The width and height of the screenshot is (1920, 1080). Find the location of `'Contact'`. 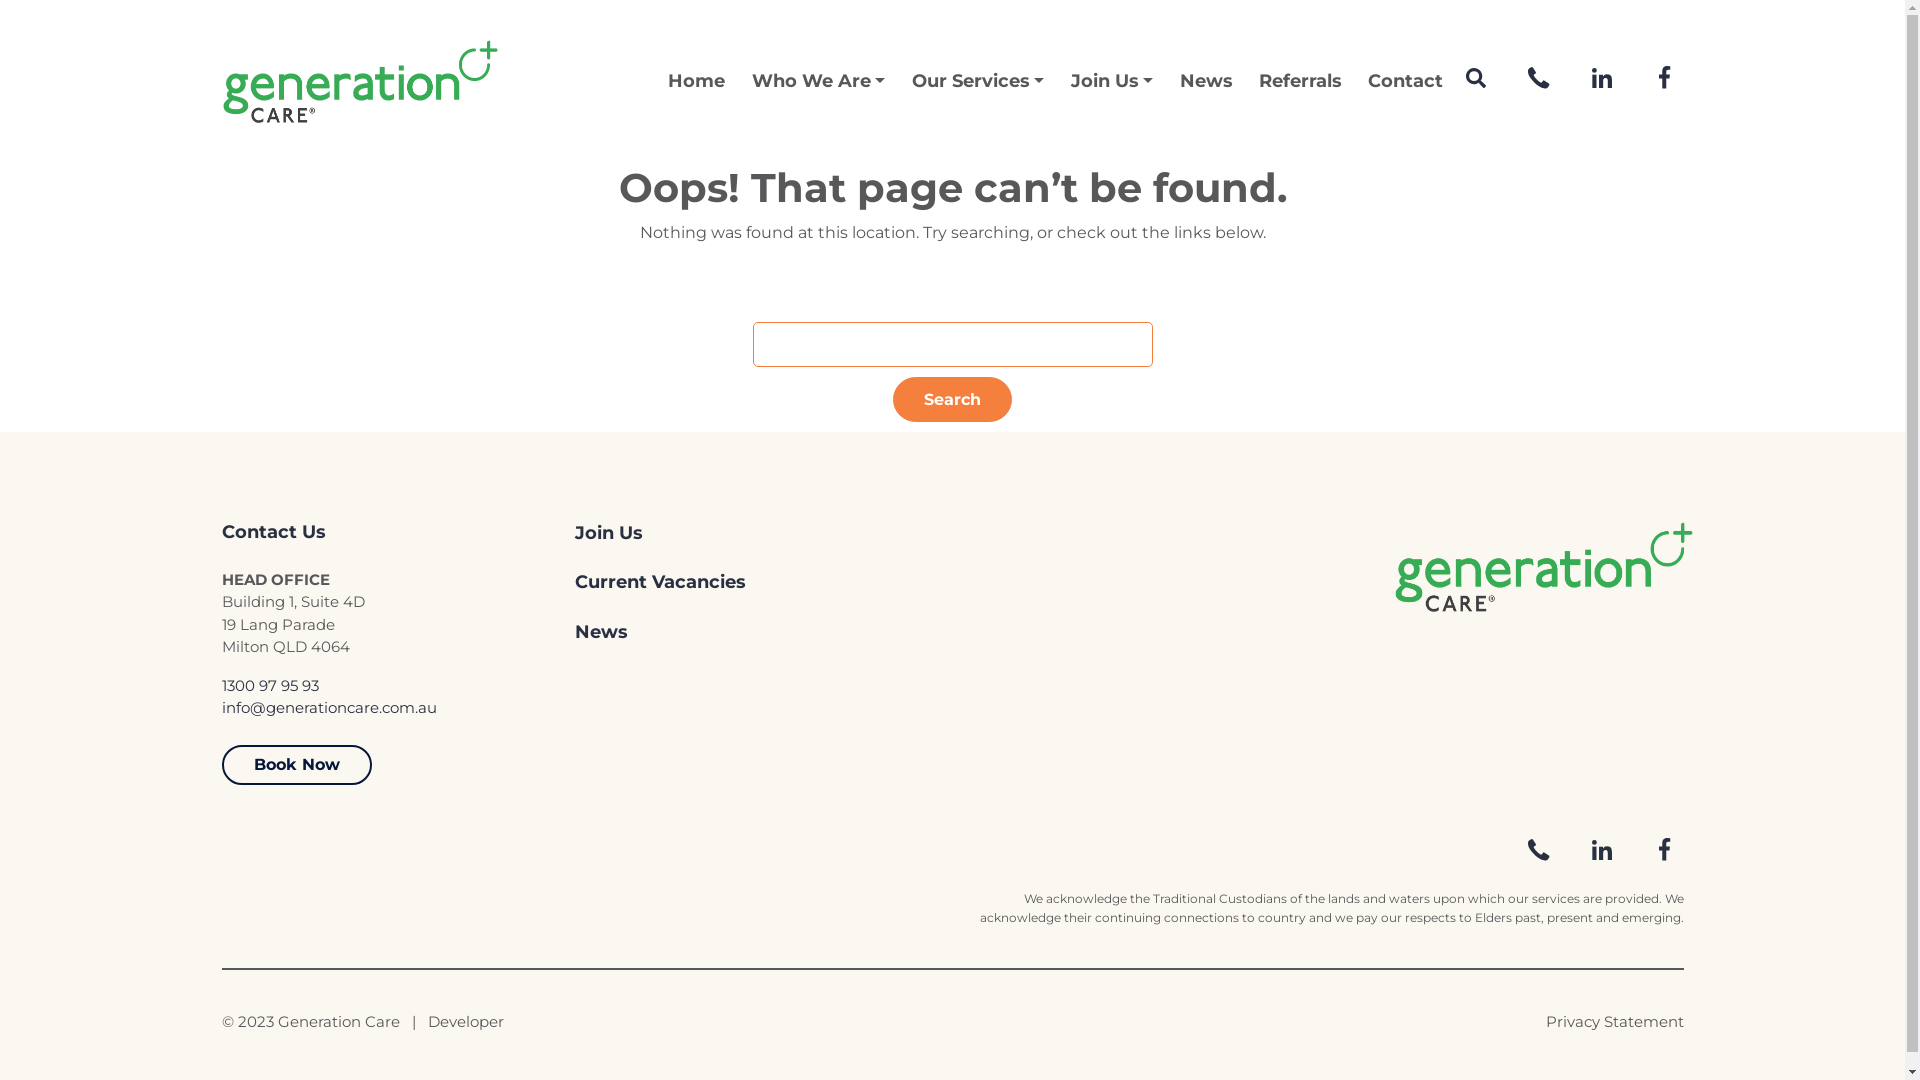

'Contact' is located at coordinates (1404, 80).